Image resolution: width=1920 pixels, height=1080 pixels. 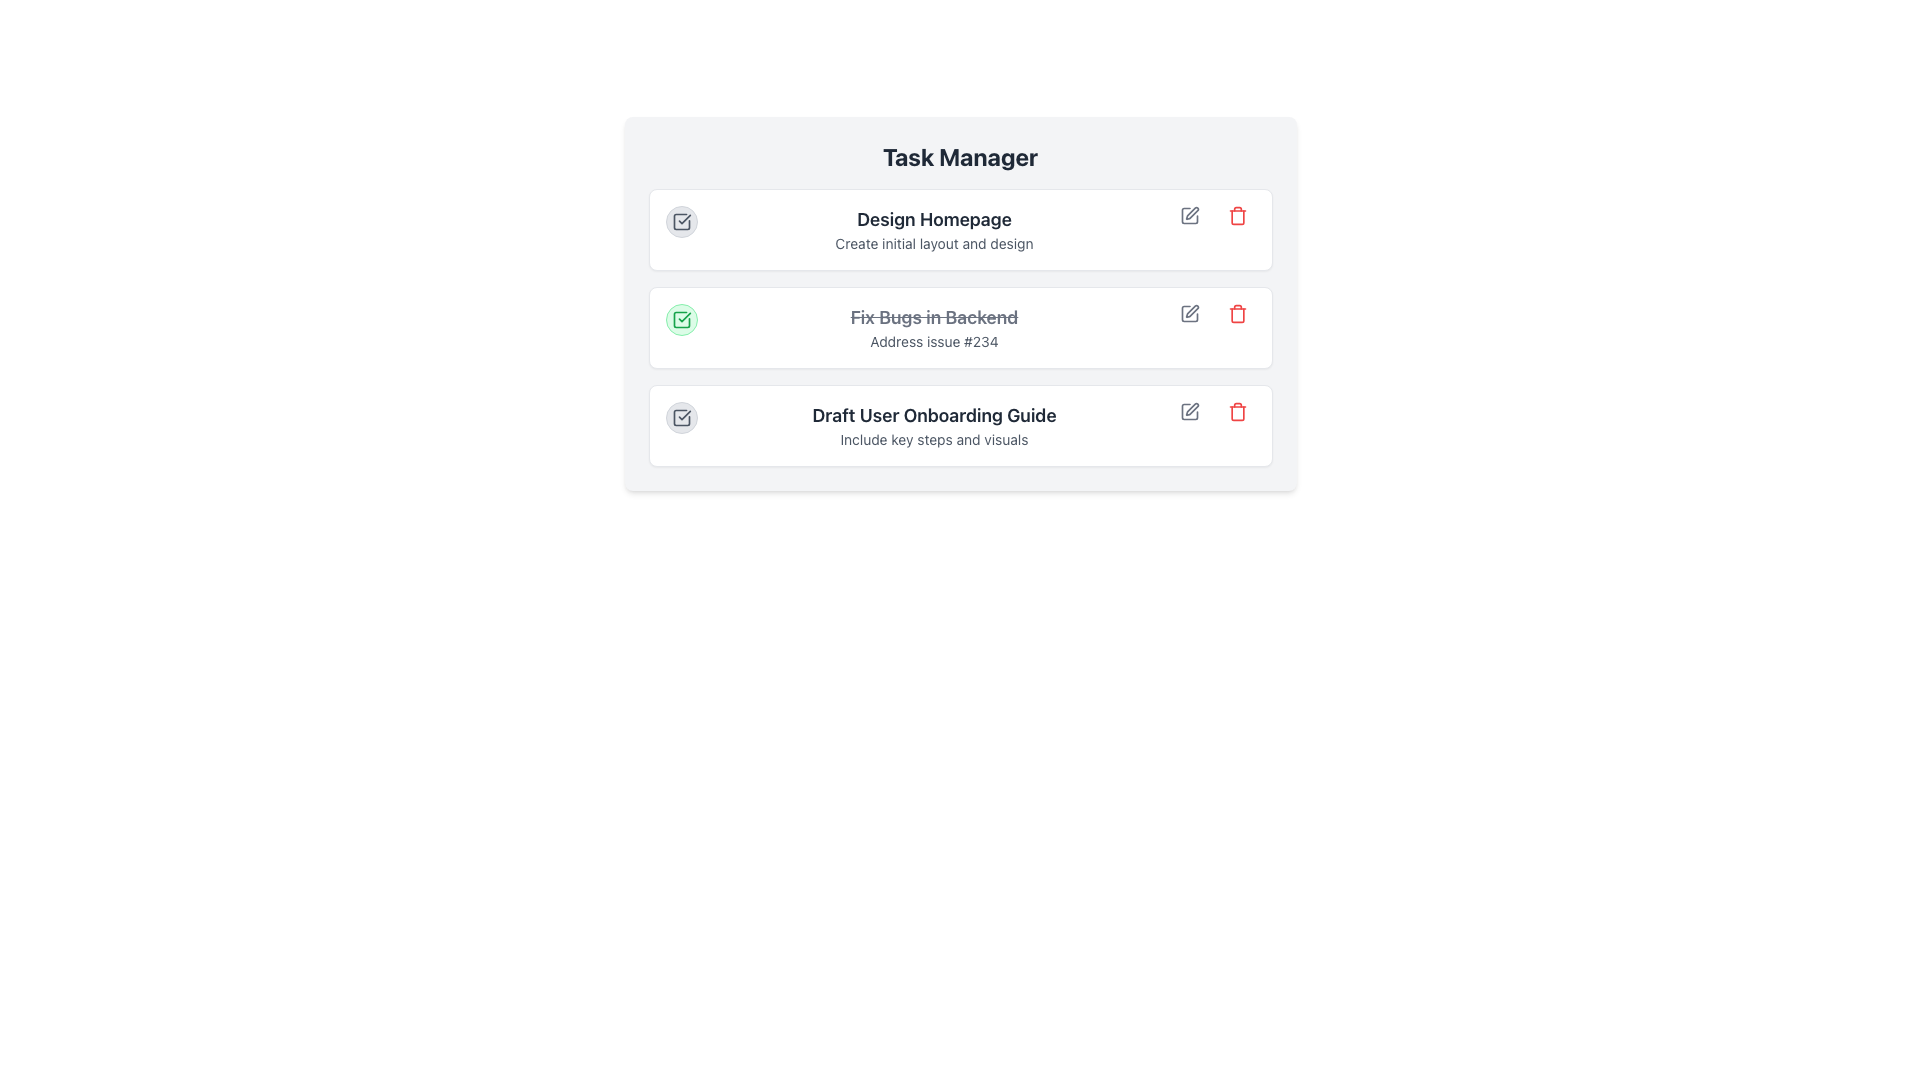 What do you see at coordinates (681, 416) in the screenshot?
I see `the non-interactive checkmark box icon located in the third row of task items, specifically in the leftmost column of status markers` at bounding box center [681, 416].